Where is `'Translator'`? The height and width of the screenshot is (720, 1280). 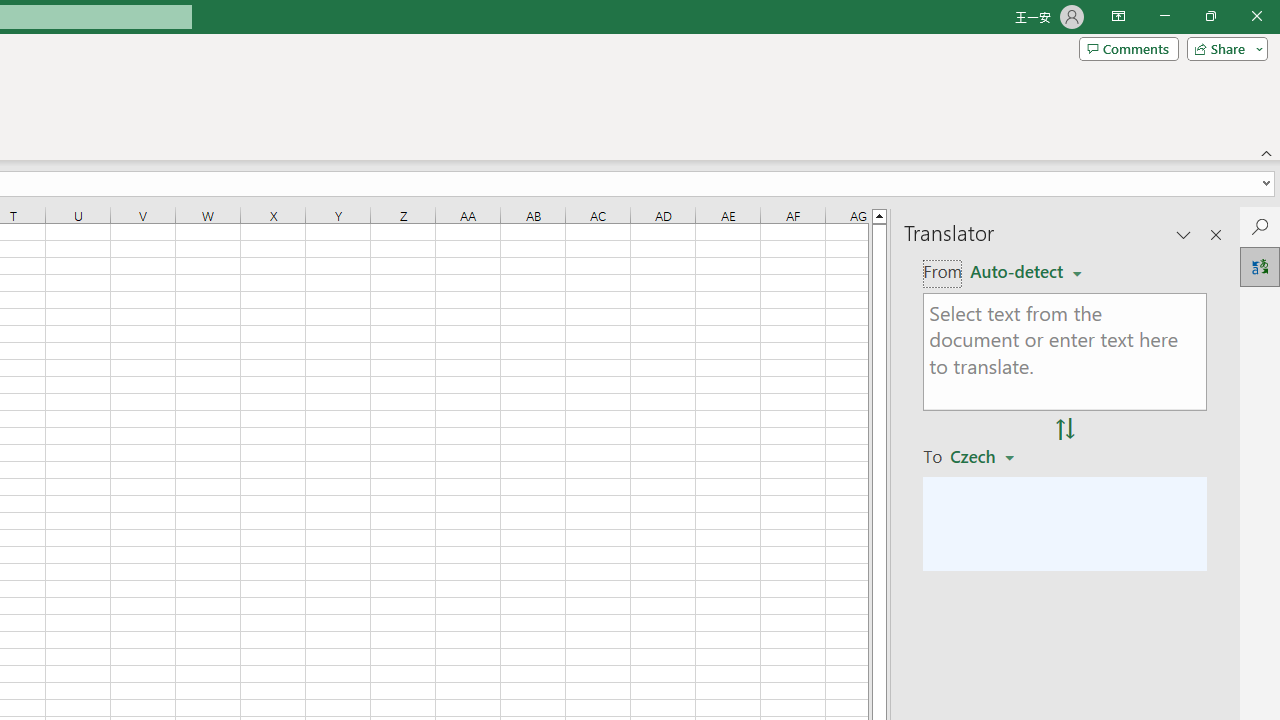 'Translator' is located at coordinates (1259, 266).